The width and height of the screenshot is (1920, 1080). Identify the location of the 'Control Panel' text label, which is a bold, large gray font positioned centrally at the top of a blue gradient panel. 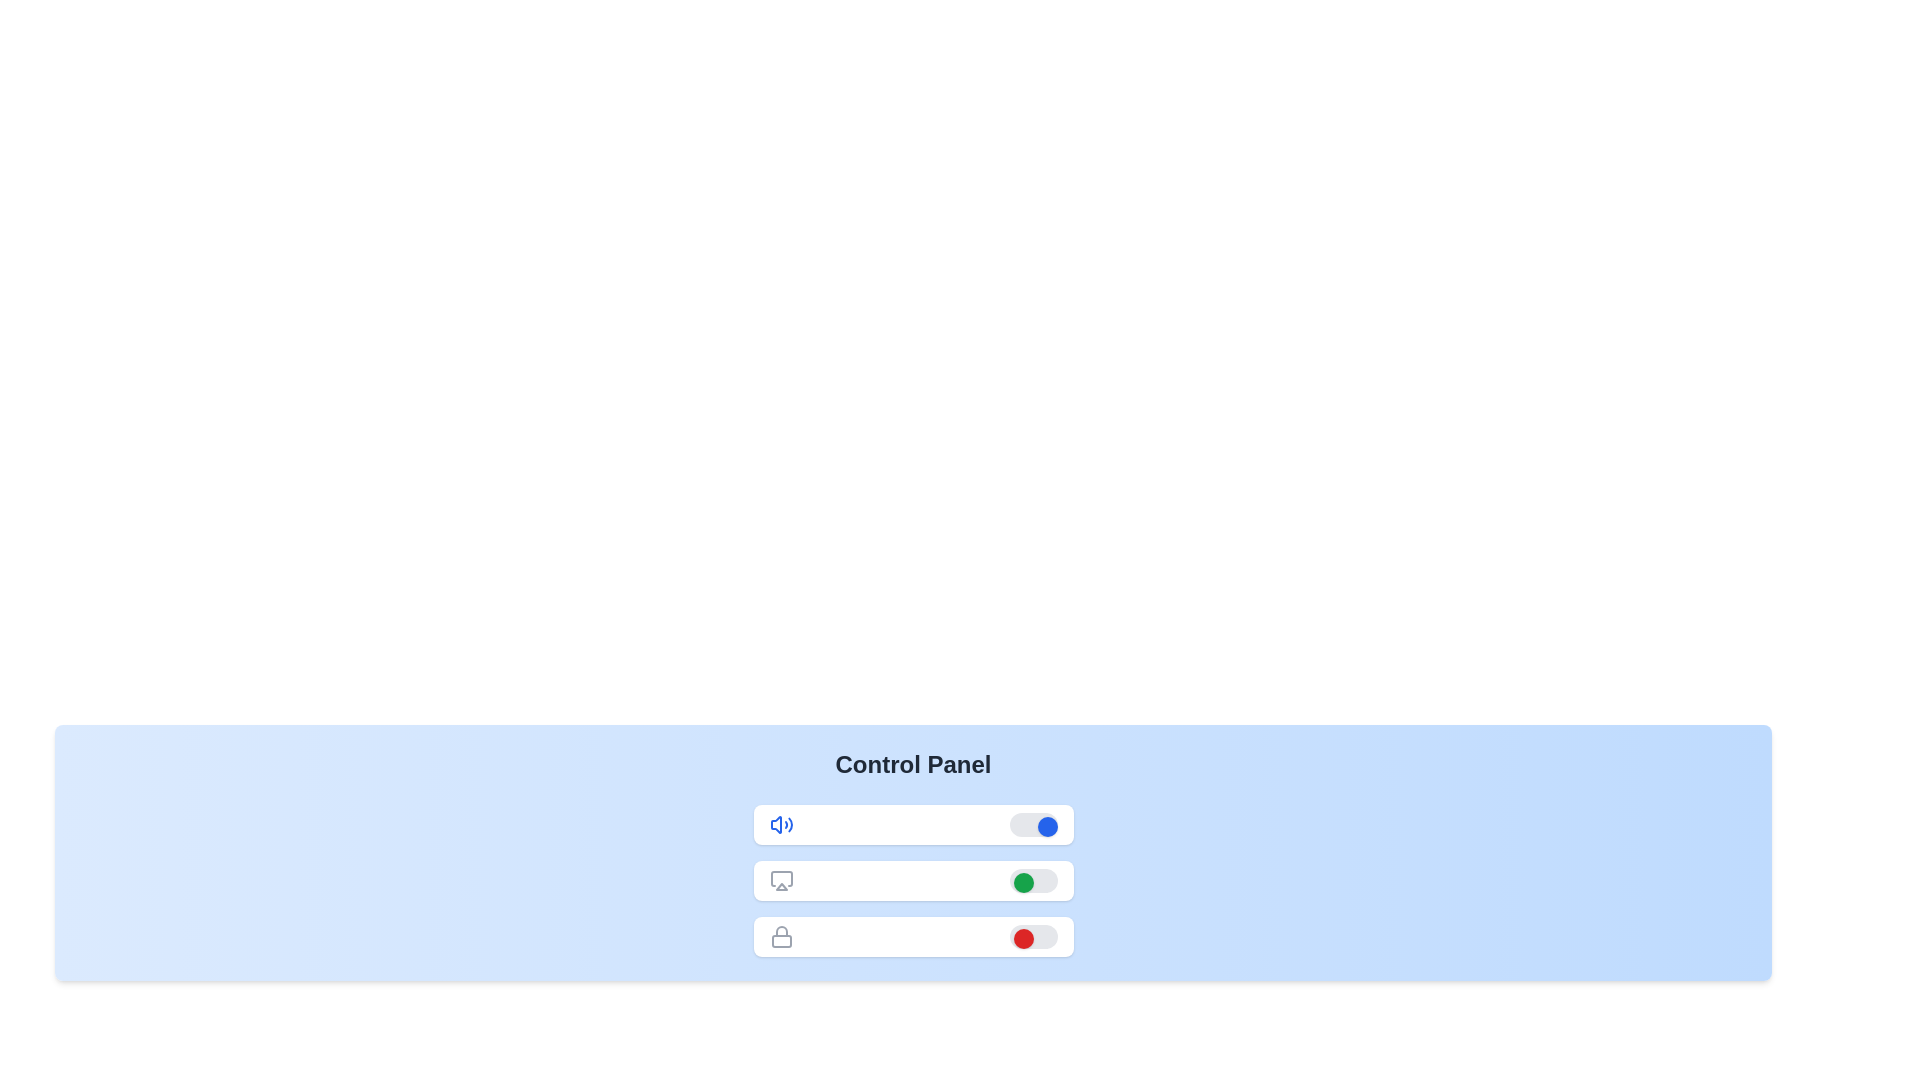
(912, 764).